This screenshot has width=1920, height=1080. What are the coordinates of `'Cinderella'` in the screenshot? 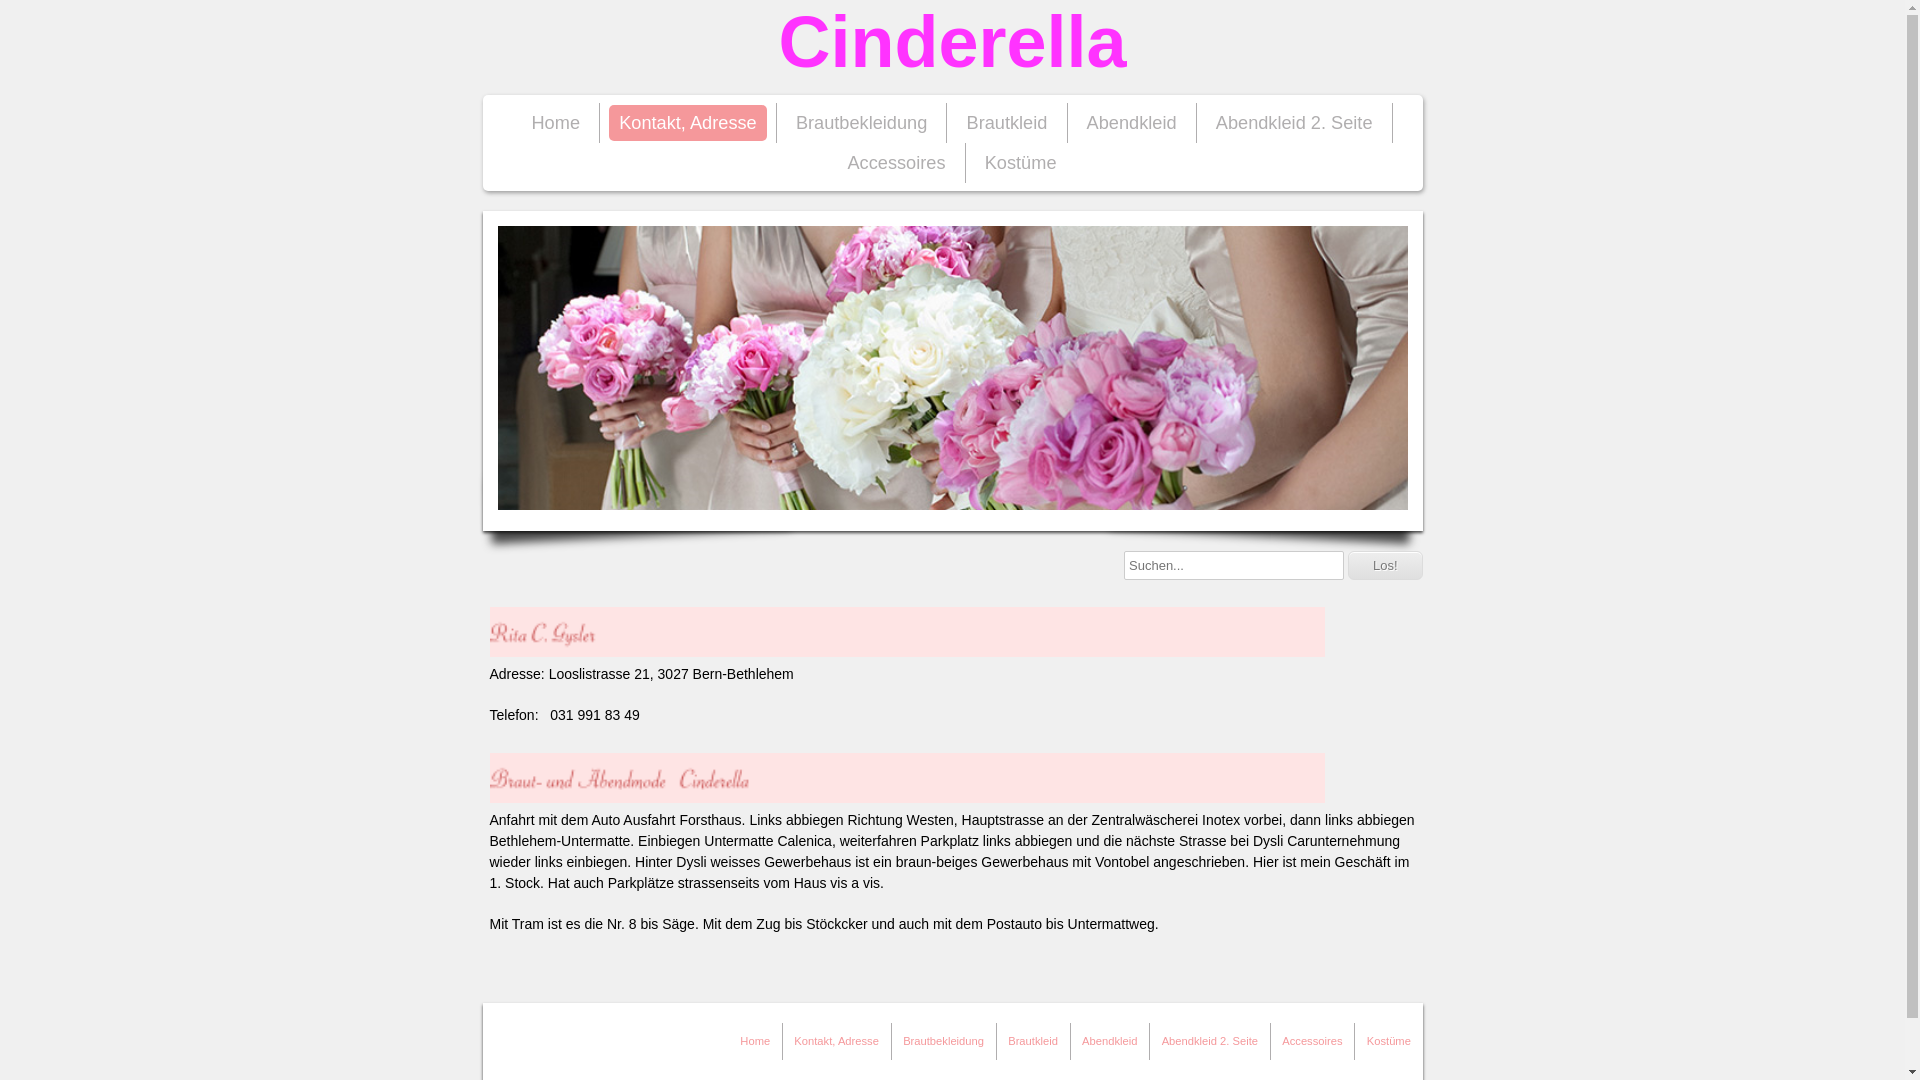 It's located at (950, 46).